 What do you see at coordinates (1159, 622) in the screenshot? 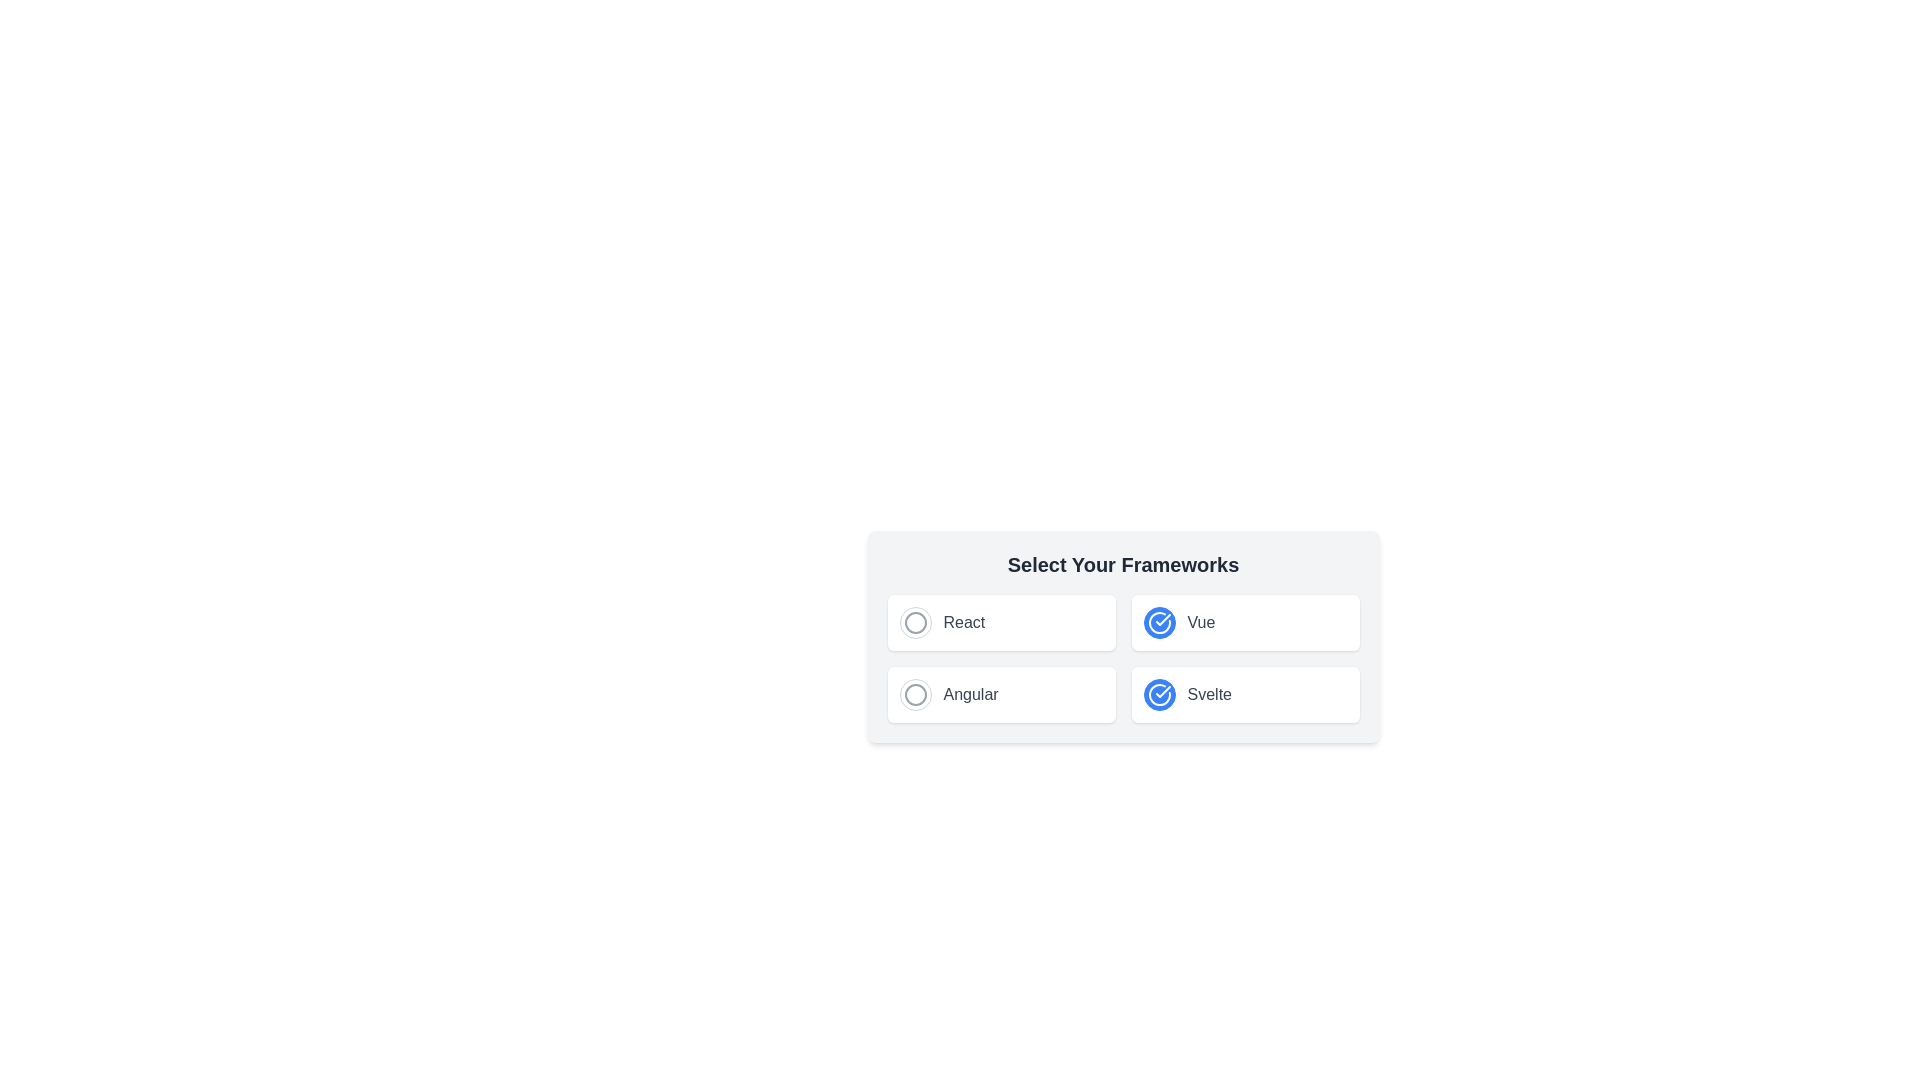
I see `the Circular selection indicator button` at bounding box center [1159, 622].